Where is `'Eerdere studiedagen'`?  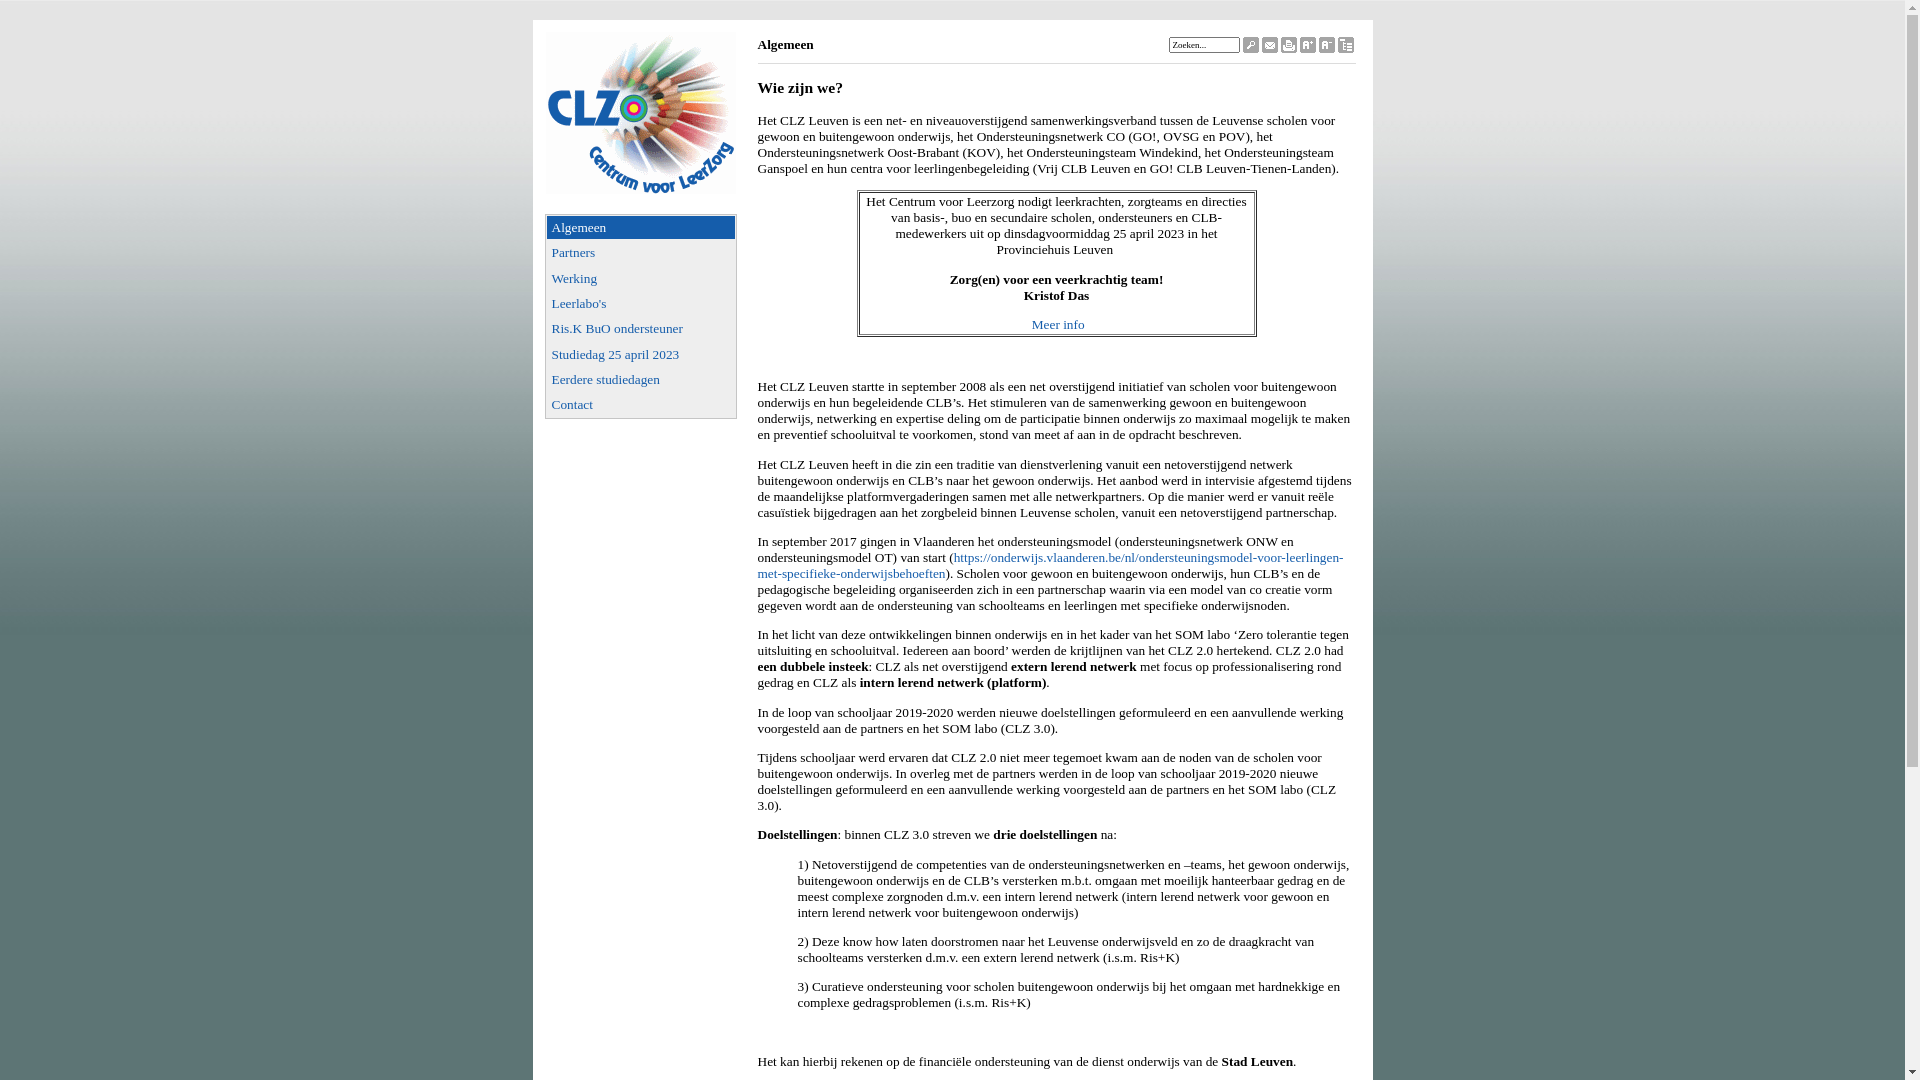 'Eerdere studiedagen' is located at coordinates (641, 379).